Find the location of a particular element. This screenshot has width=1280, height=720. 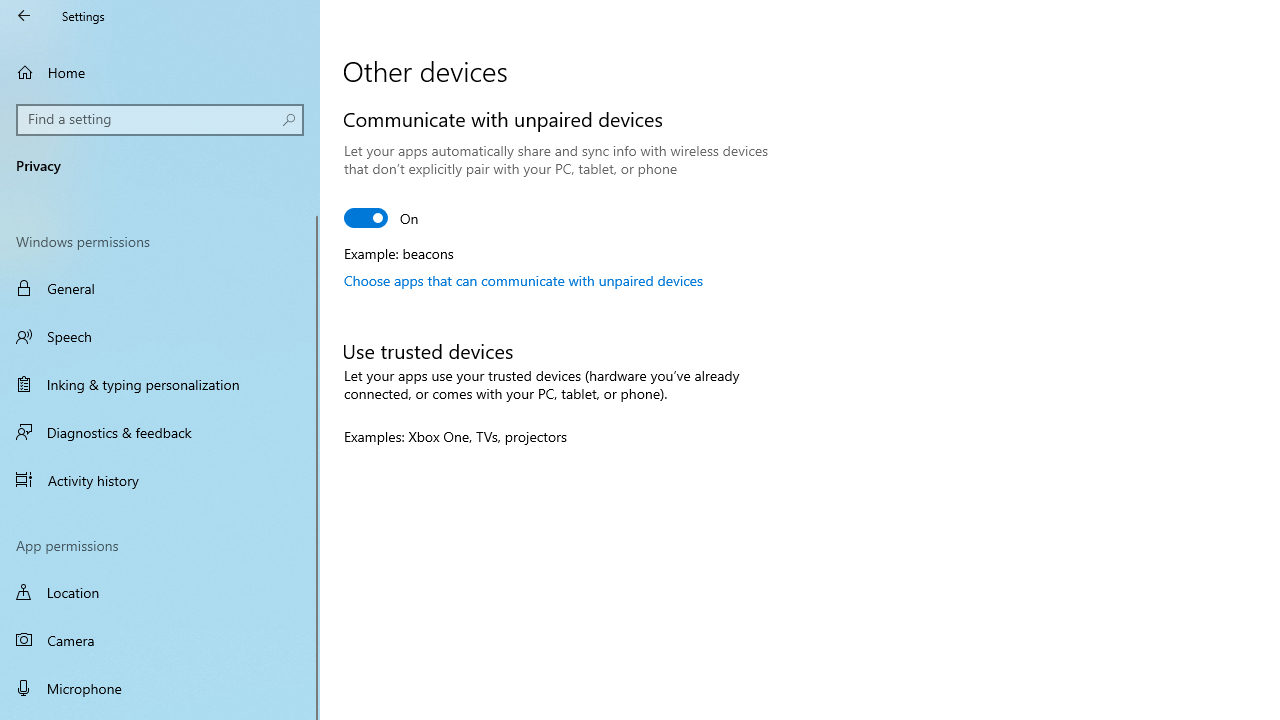

'Camera' is located at coordinates (160, 640).